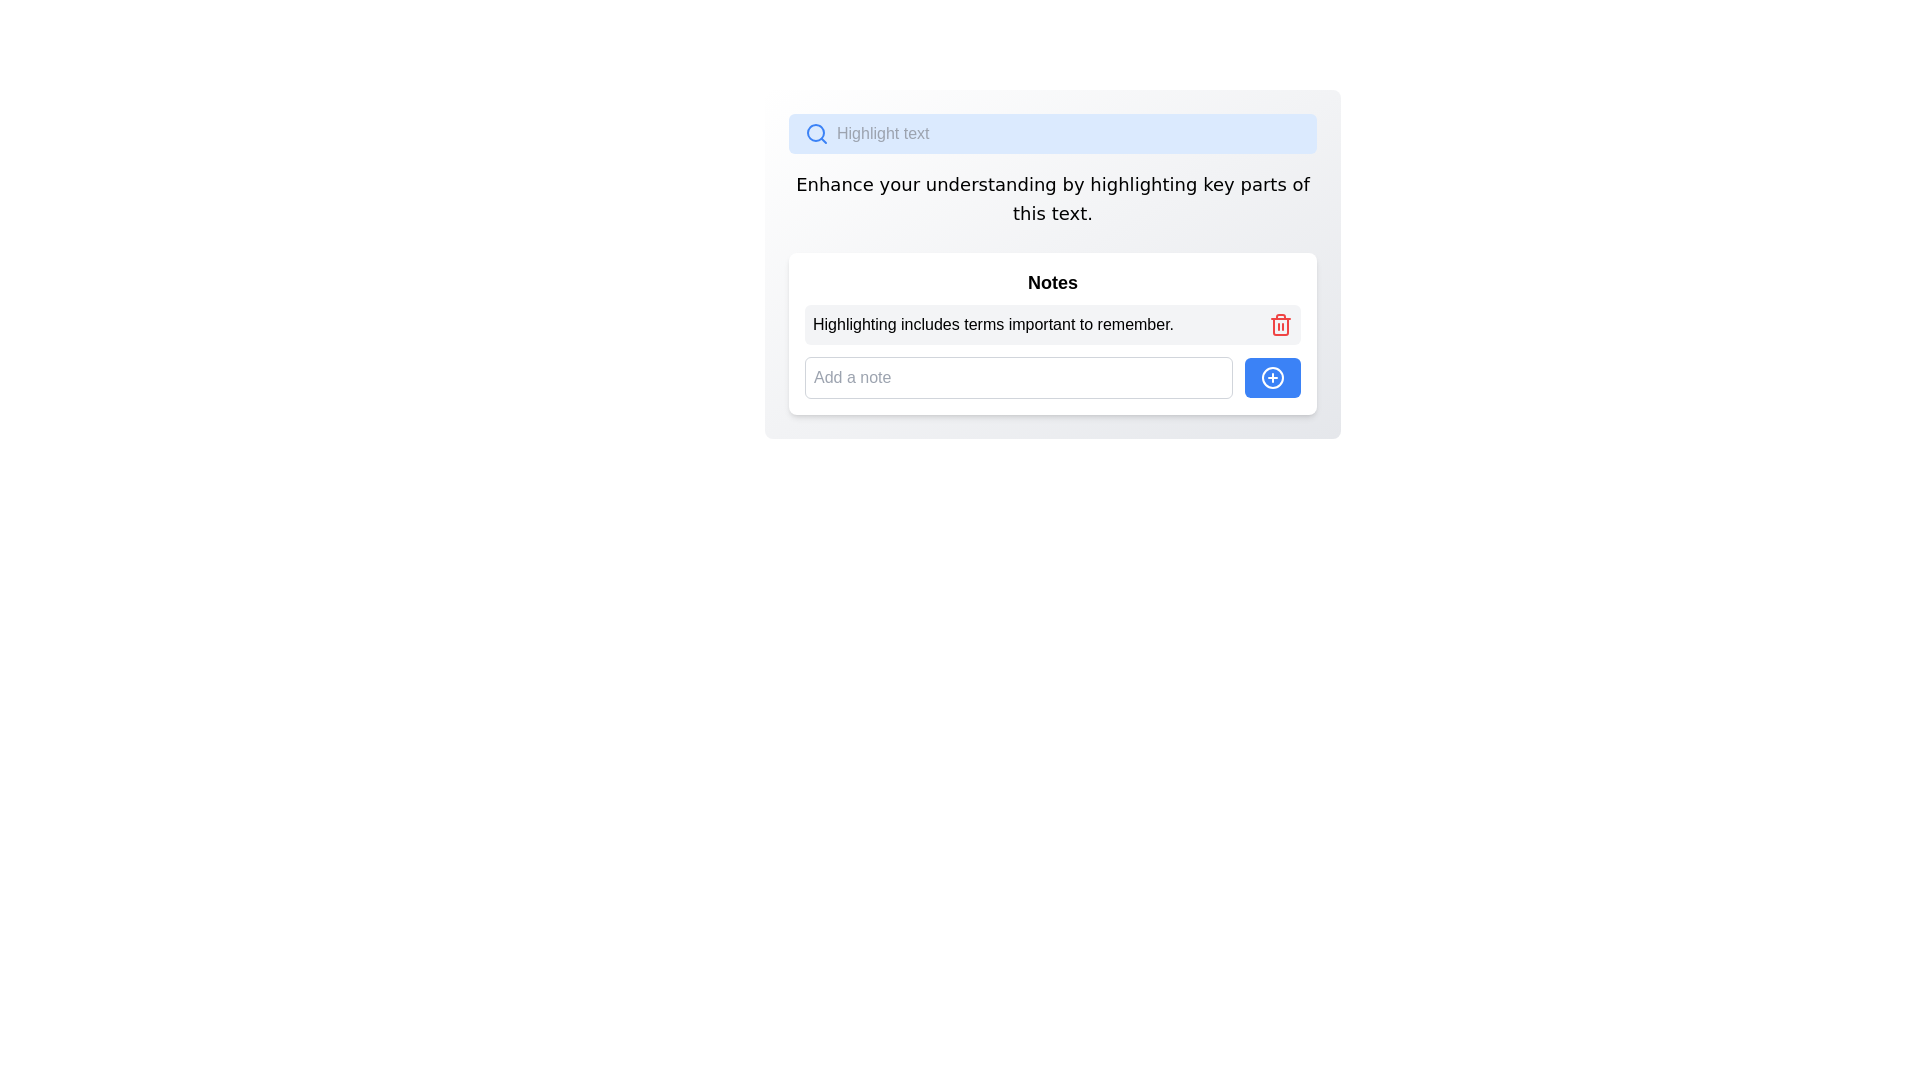 The image size is (1920, 1080). What do you see at coordinates (1297, 184) in the screenshot?
I see `the character 'o' in the text 'Enhance your understanding by highlighting key parts of this text.' which is styled in a sans-serif font and located centrally in the upper half of the interface` at bounding box center [1297, 184].